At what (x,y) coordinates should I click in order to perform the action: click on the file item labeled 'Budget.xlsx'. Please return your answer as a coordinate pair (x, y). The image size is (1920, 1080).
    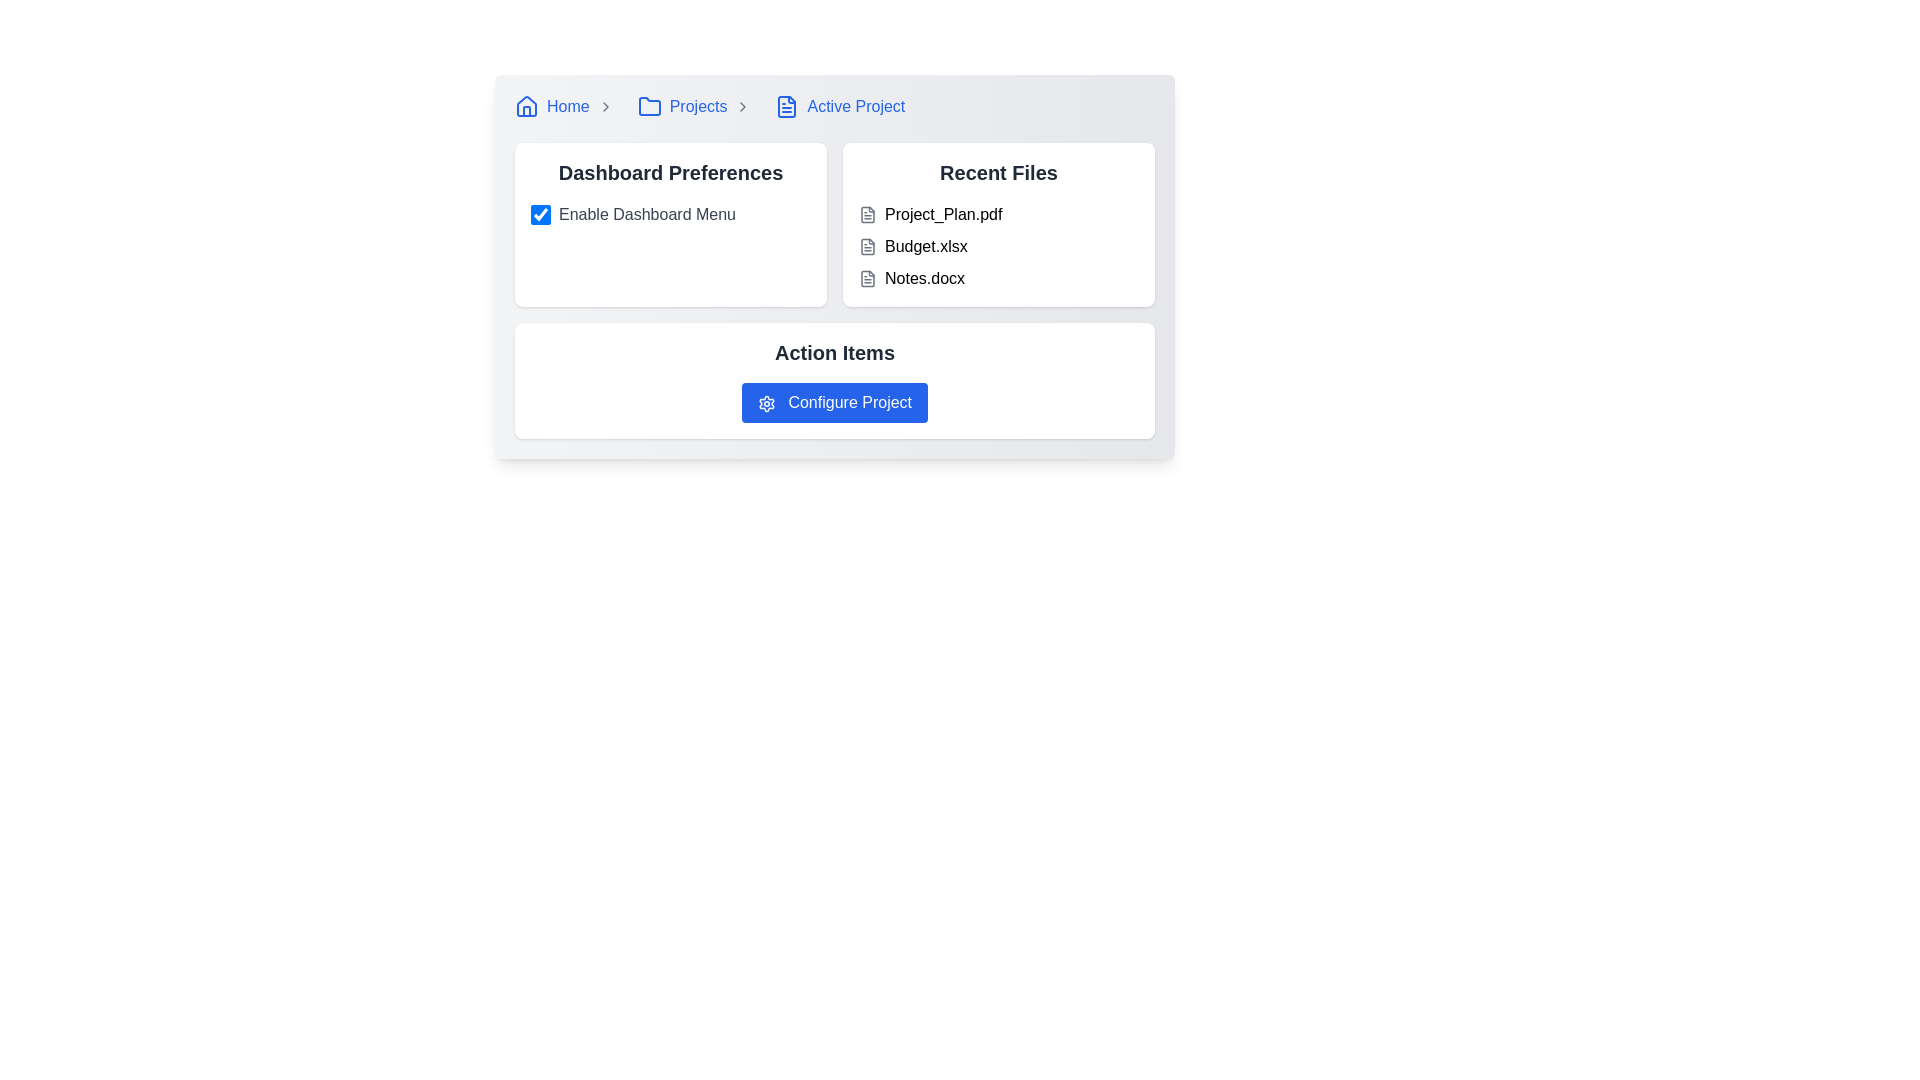
    Looking at the image, I should click on (998, 245).